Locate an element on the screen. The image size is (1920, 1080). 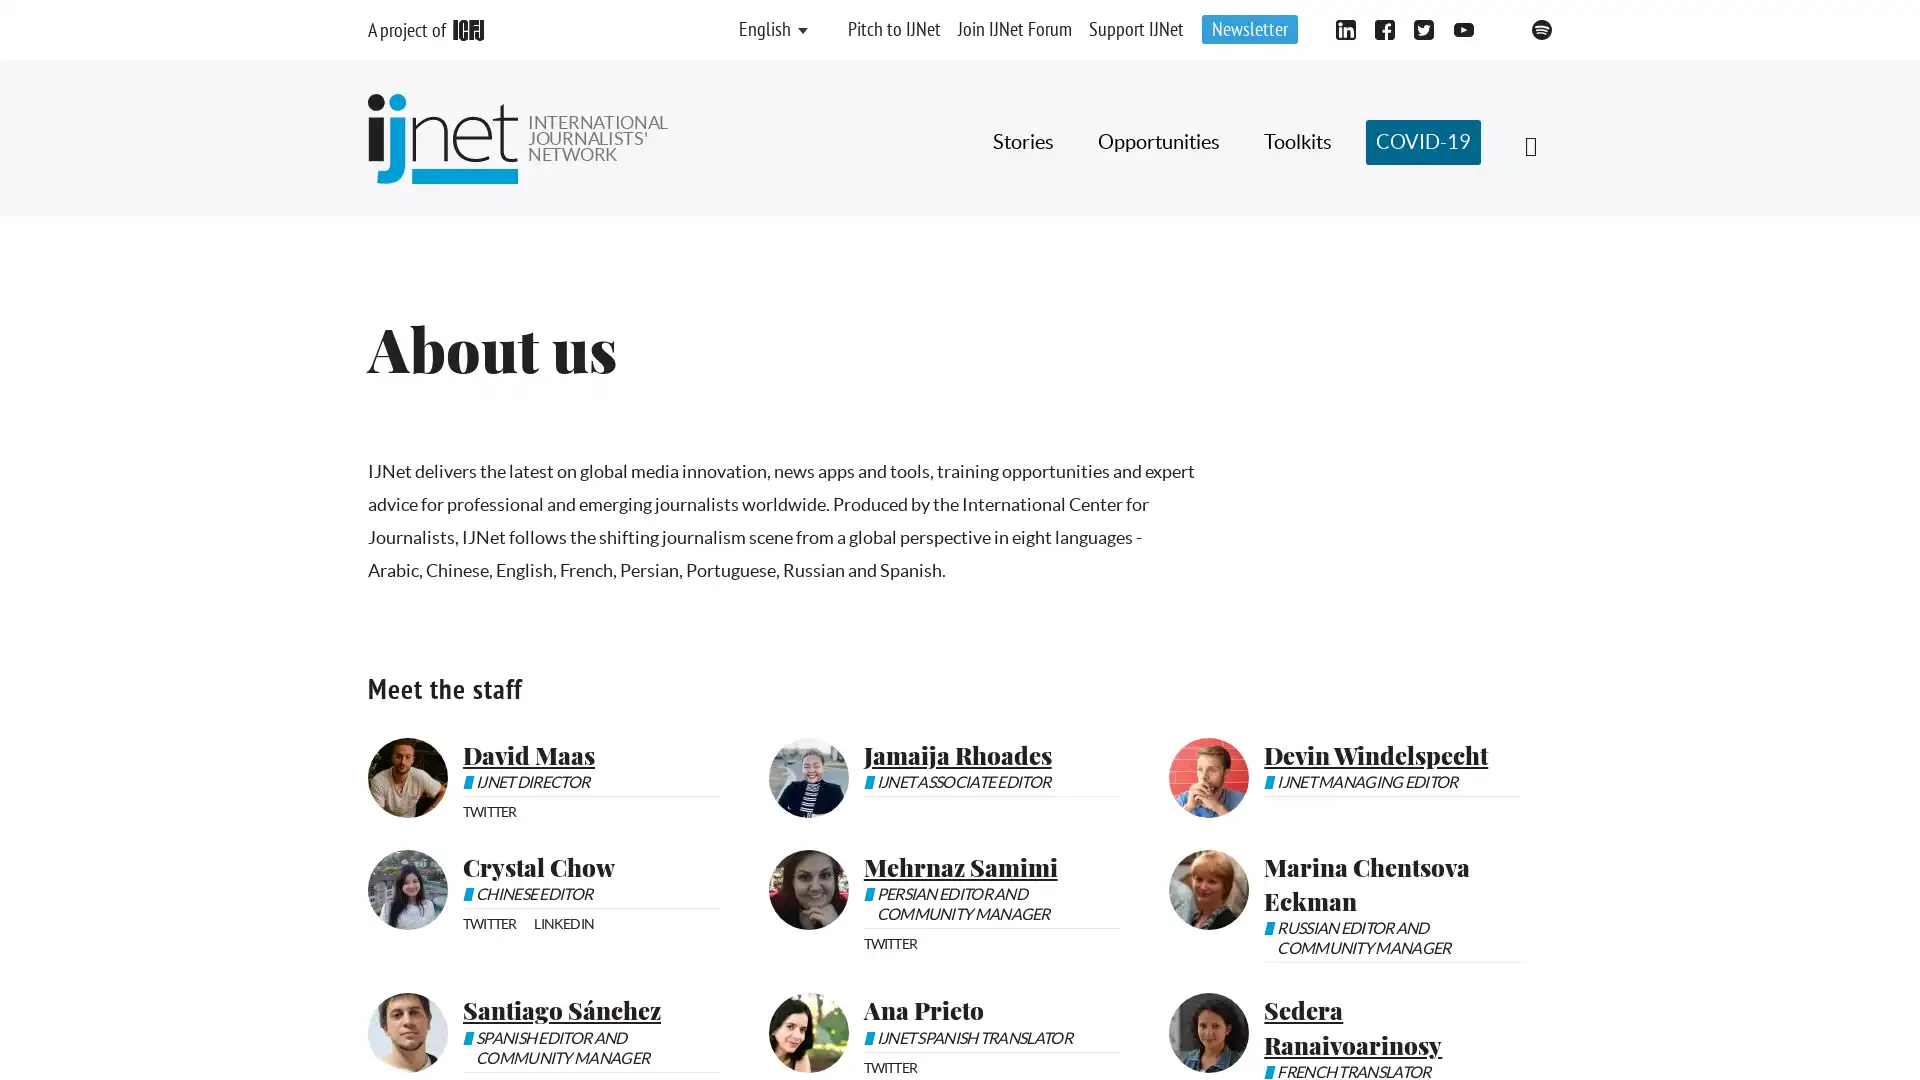
English is located at coordinates (763, 30).